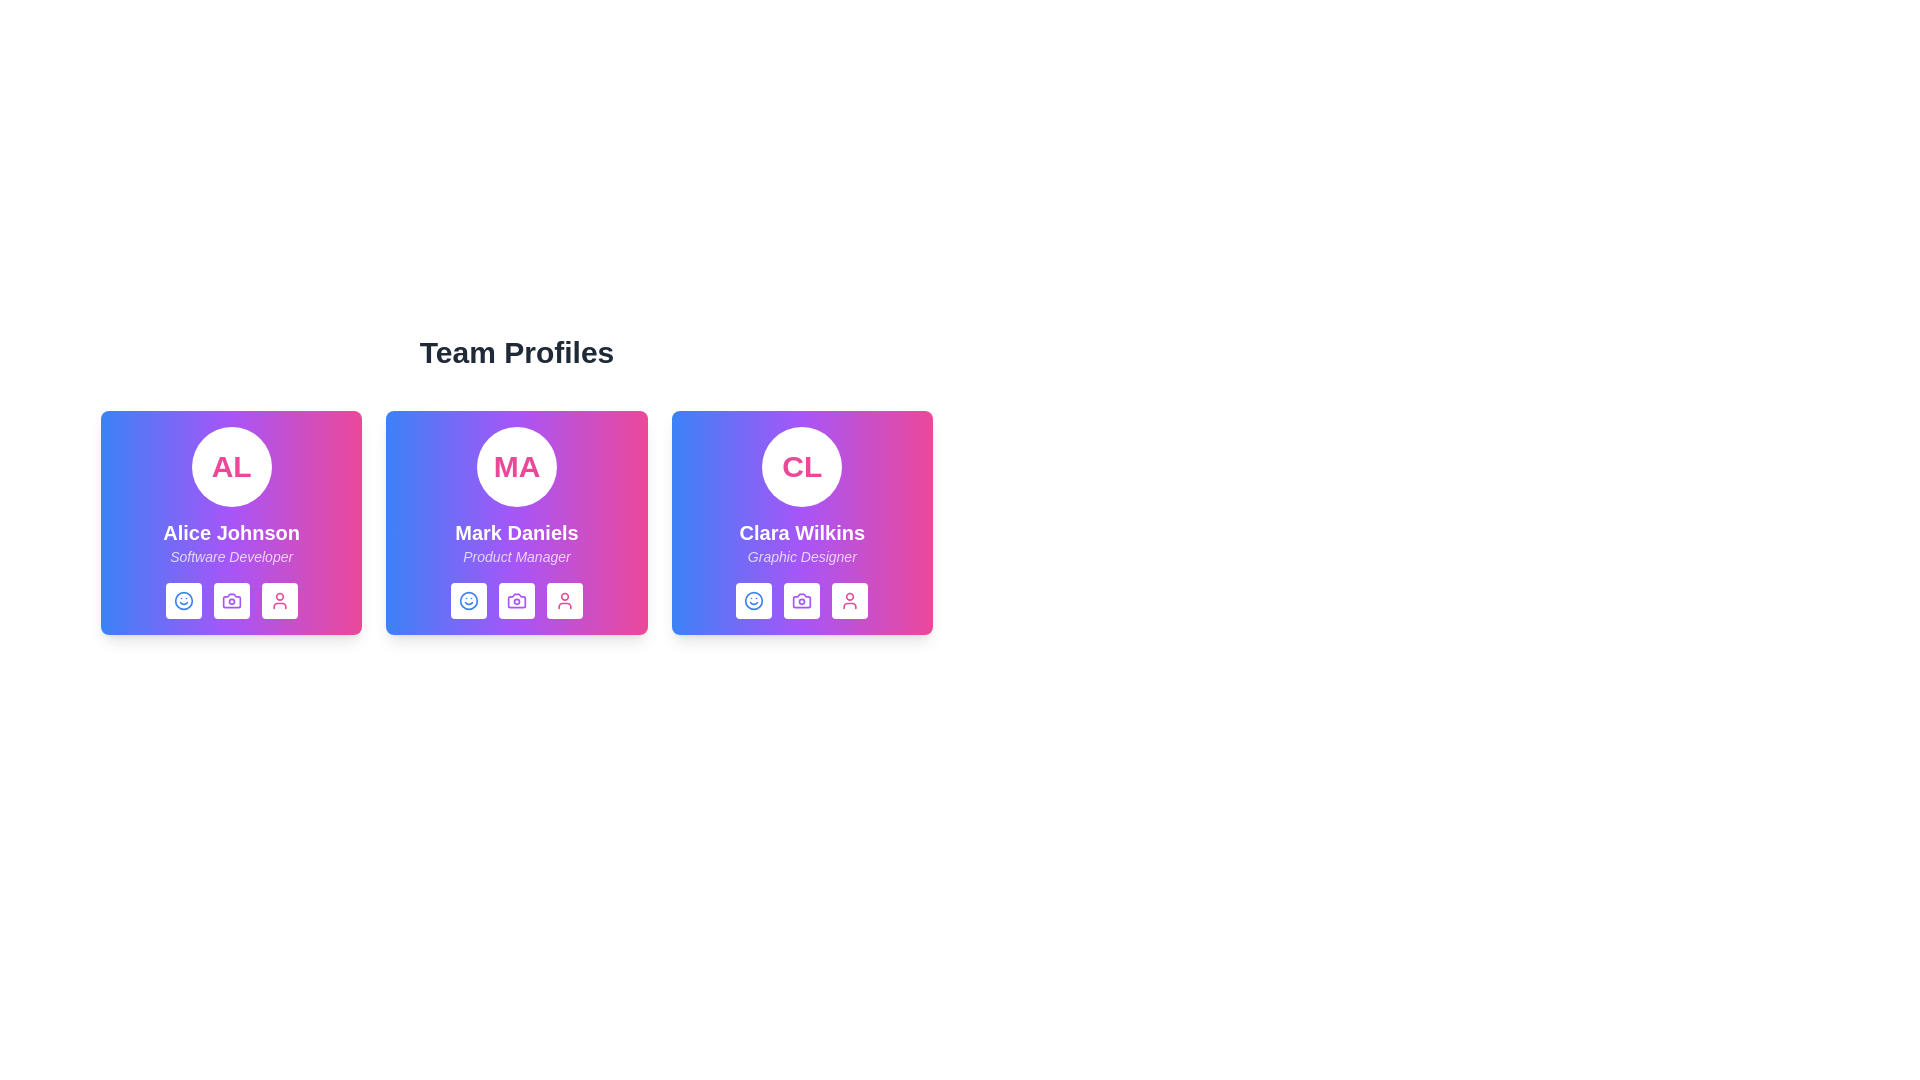  What do you see at coordinates (517, 600) in the screenshot?
I see `the square button with a purple border and camera icon located in the center of the team profile section for Mark Daniels` at bounding box center [517, 600].